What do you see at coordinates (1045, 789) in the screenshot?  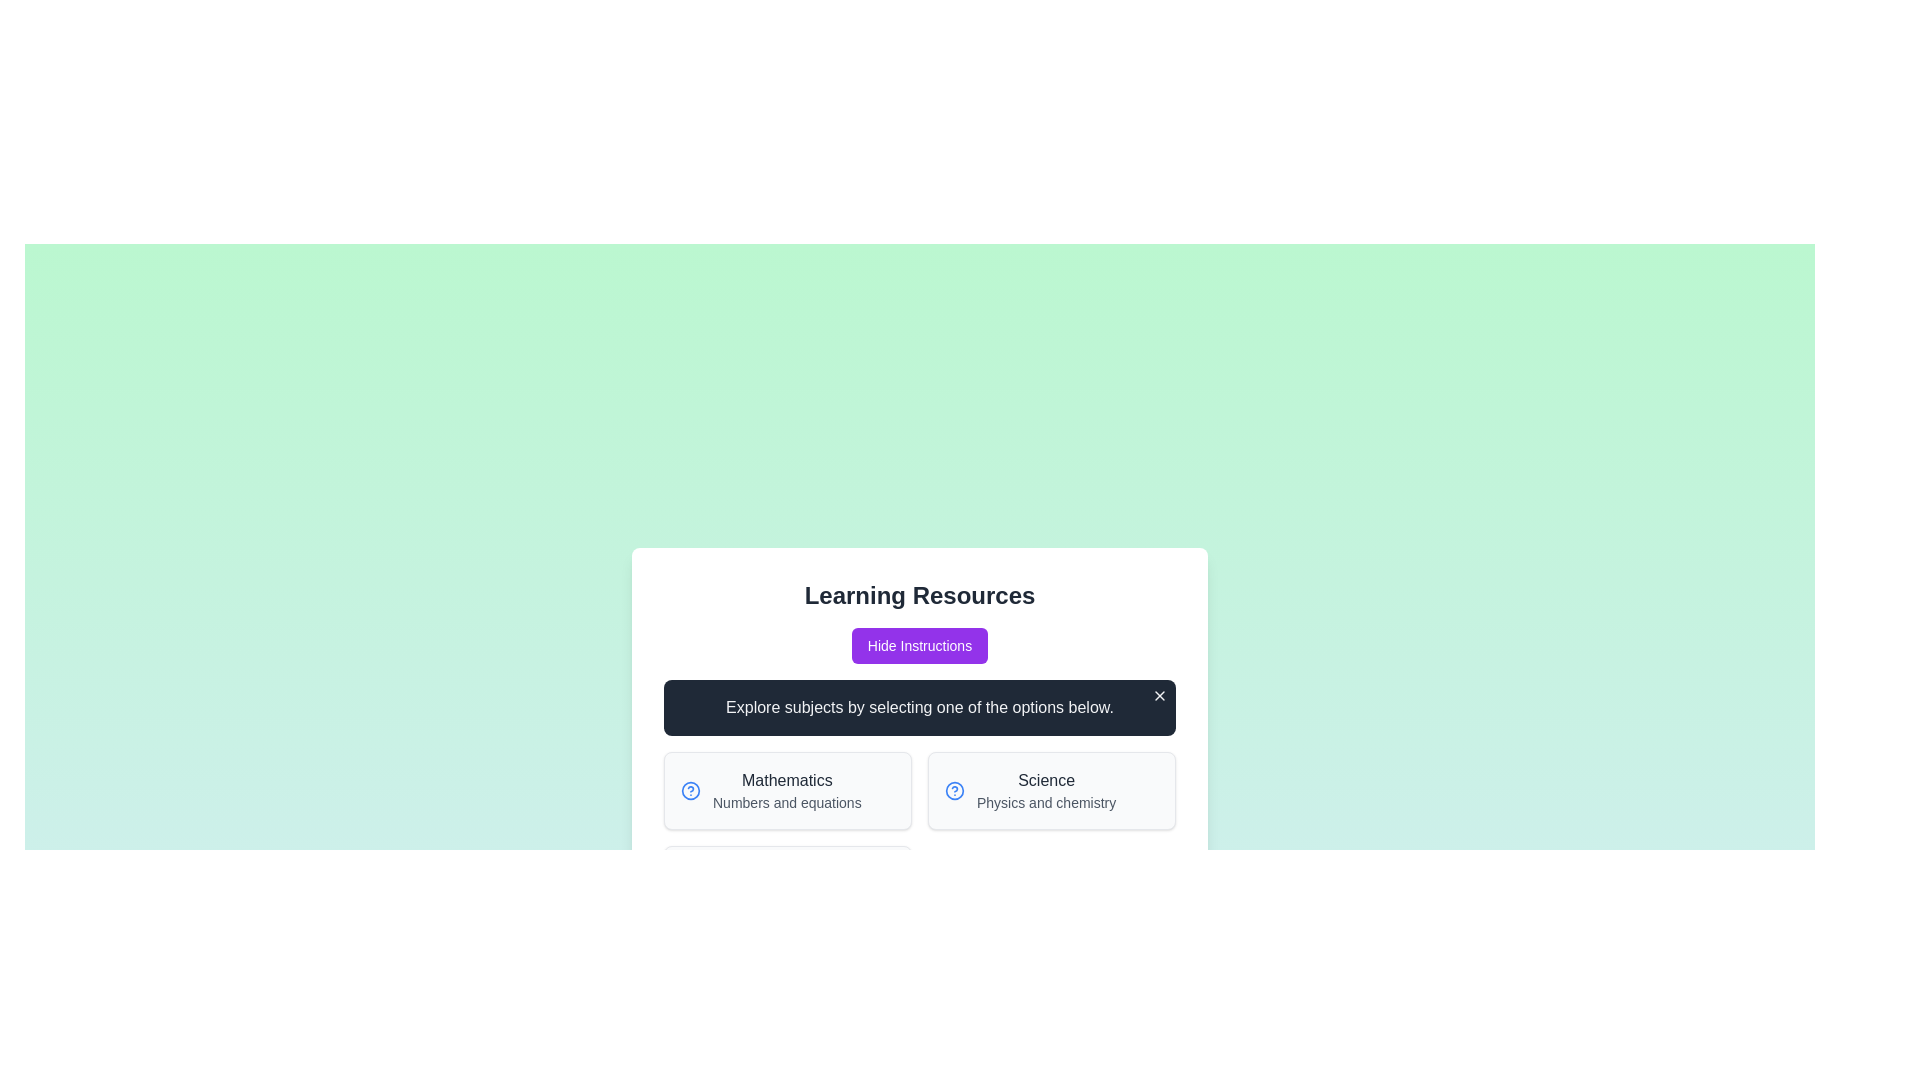 I see `the 'Science' text element, which is a medium bold font header with a subtitle 'Physics and chemistry', located in the right column under subject options` at bounding box center [1045, 789].